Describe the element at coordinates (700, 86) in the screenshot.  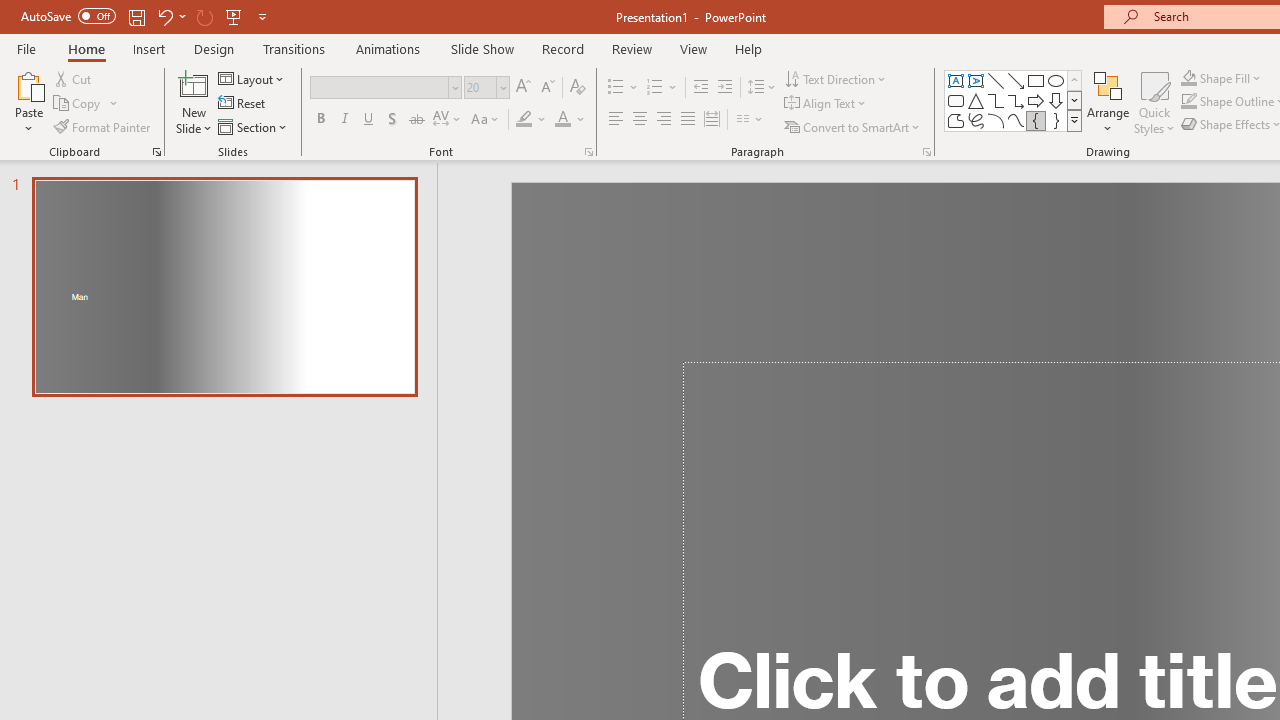
I see `'Decrease Indent'` at that location.